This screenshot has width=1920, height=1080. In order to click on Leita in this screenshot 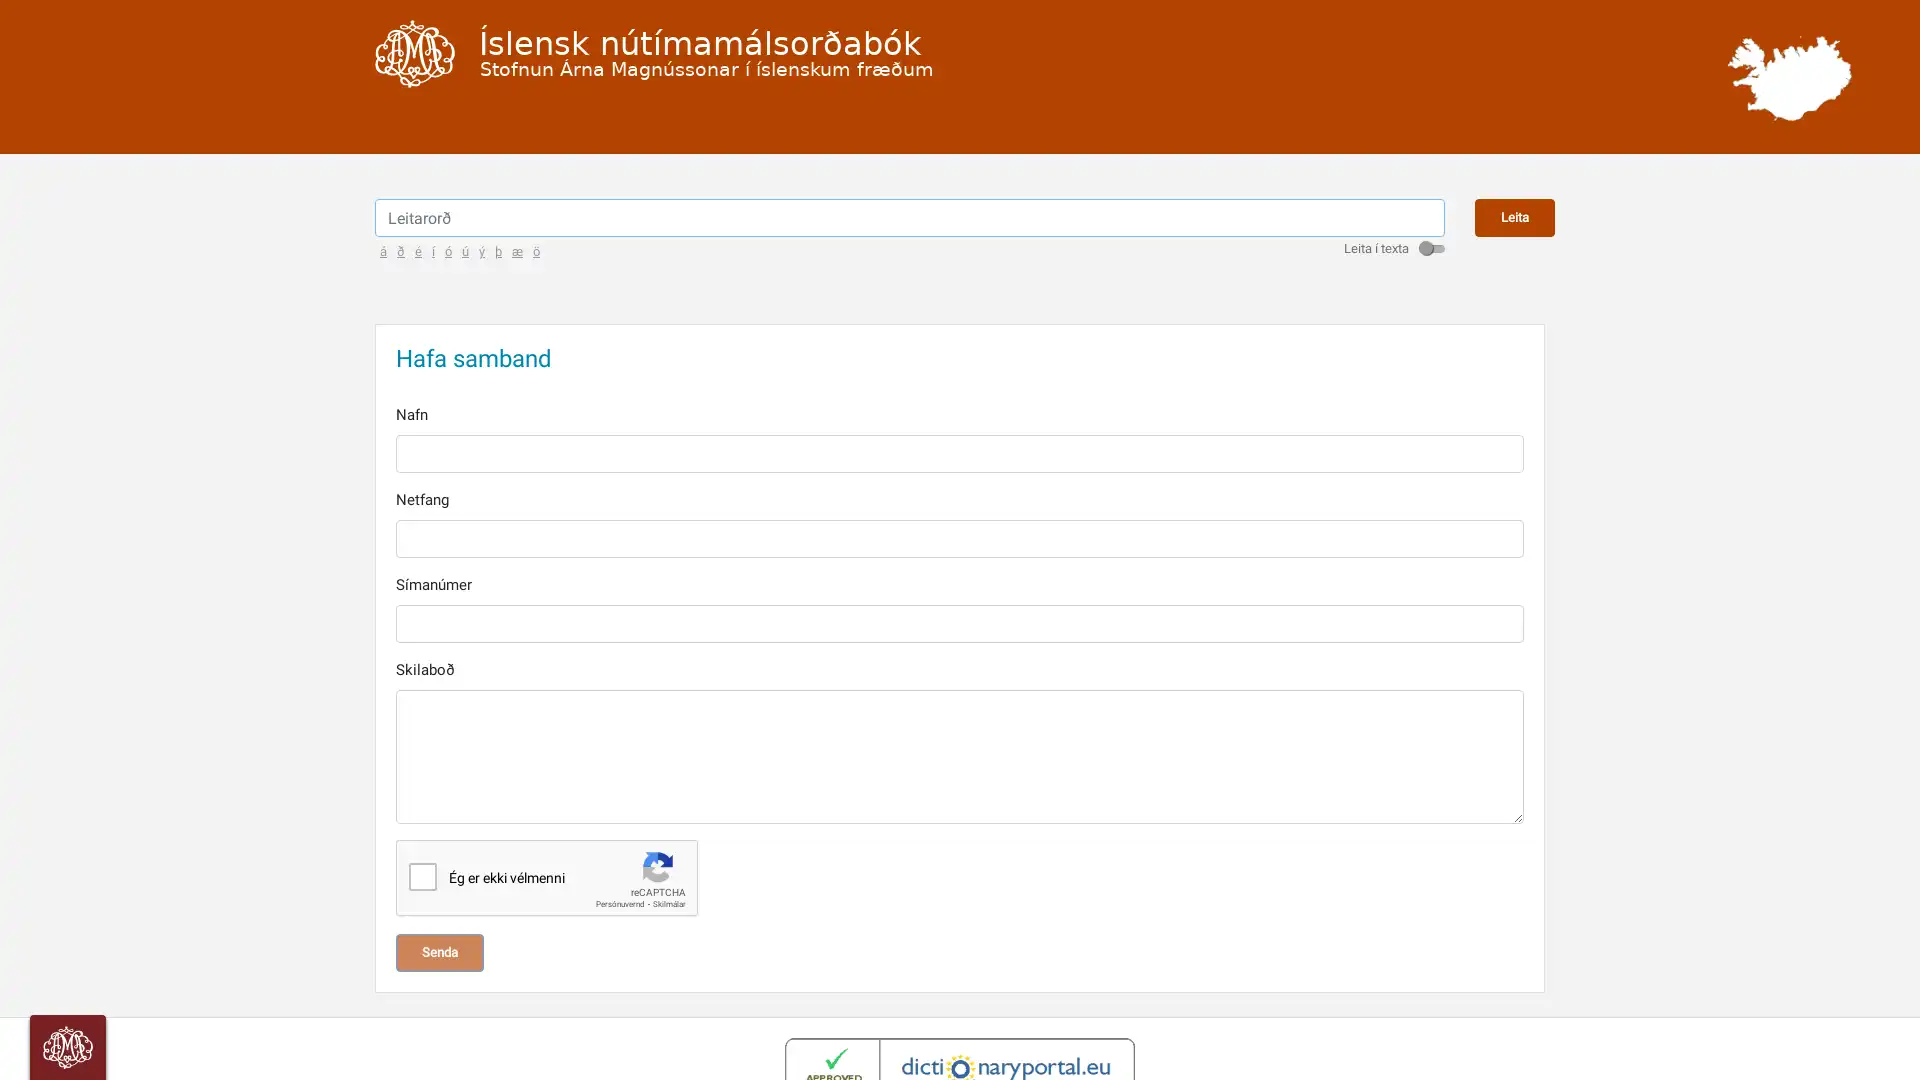, I will do `click(1515, 244)`.